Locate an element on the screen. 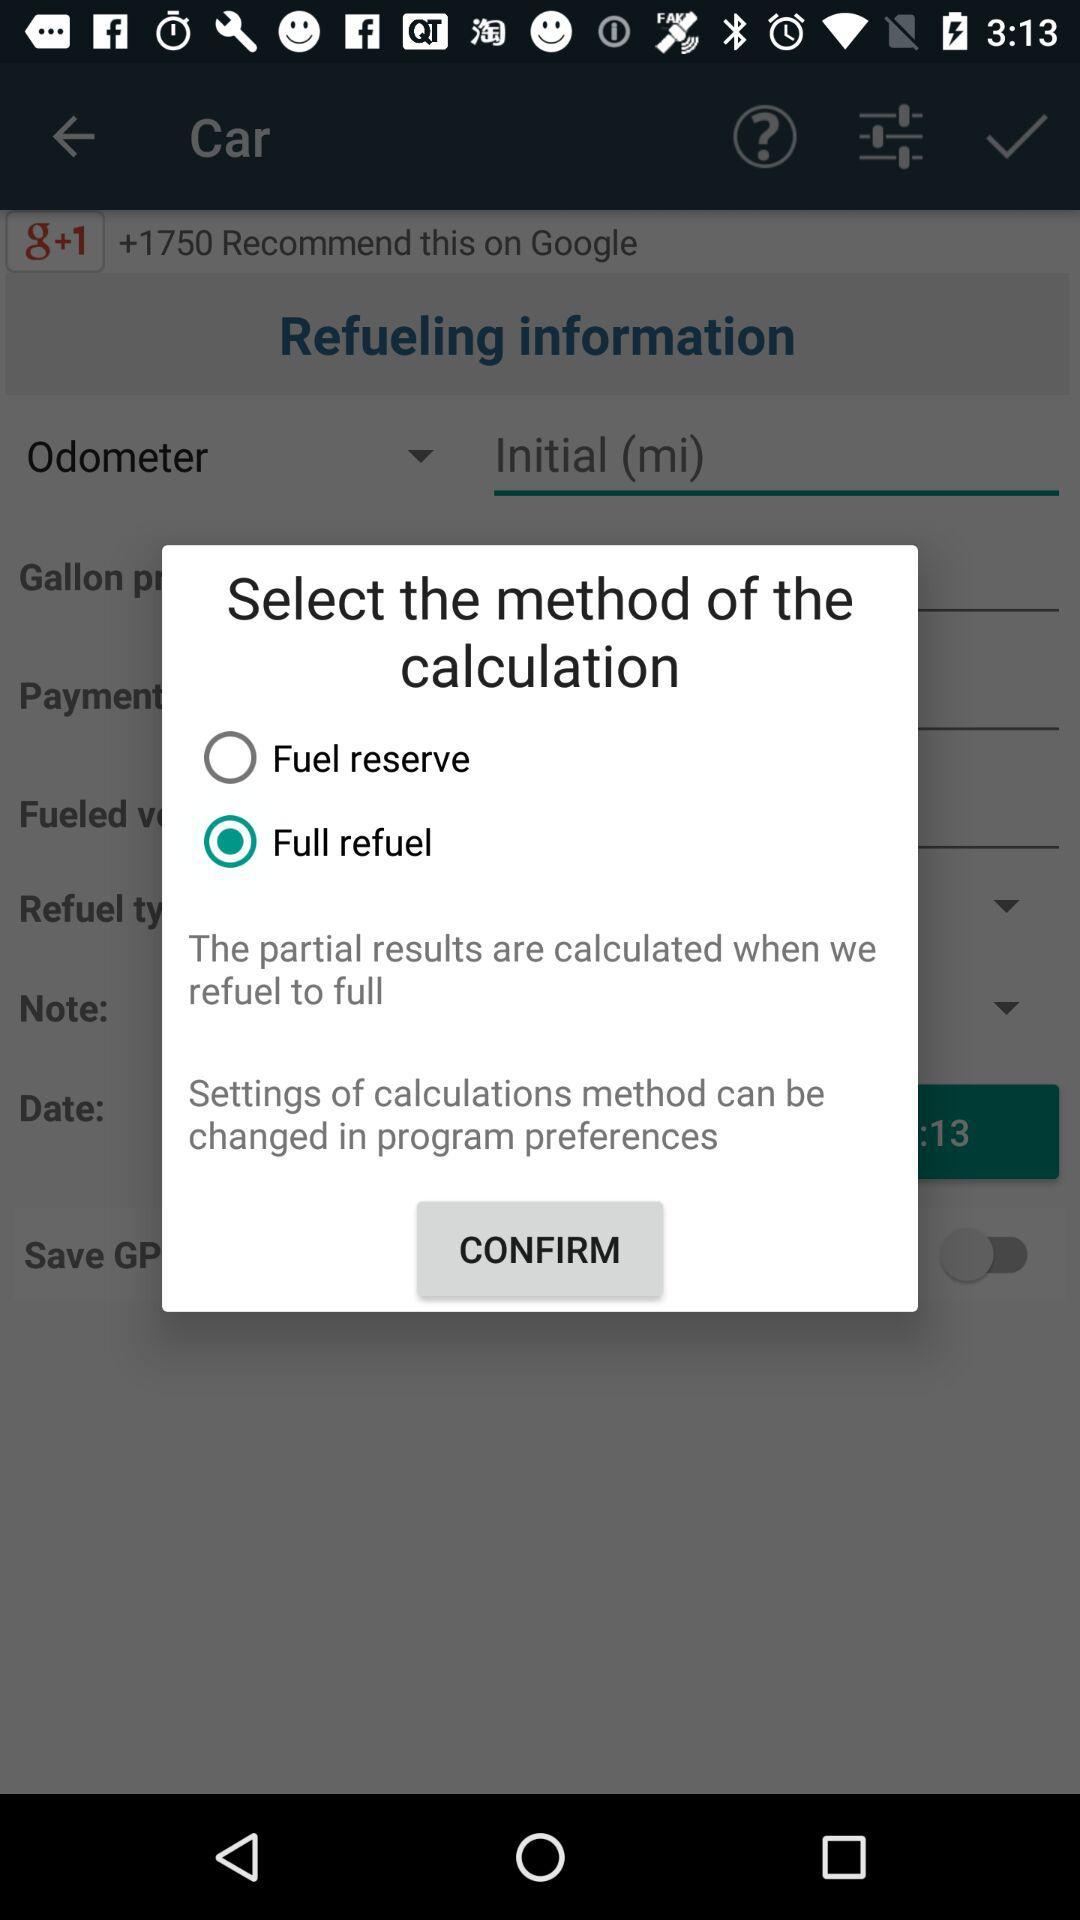 The image size is (1080, 1920). the item below the settings of calculations item is located at coordinates (540, 1247).